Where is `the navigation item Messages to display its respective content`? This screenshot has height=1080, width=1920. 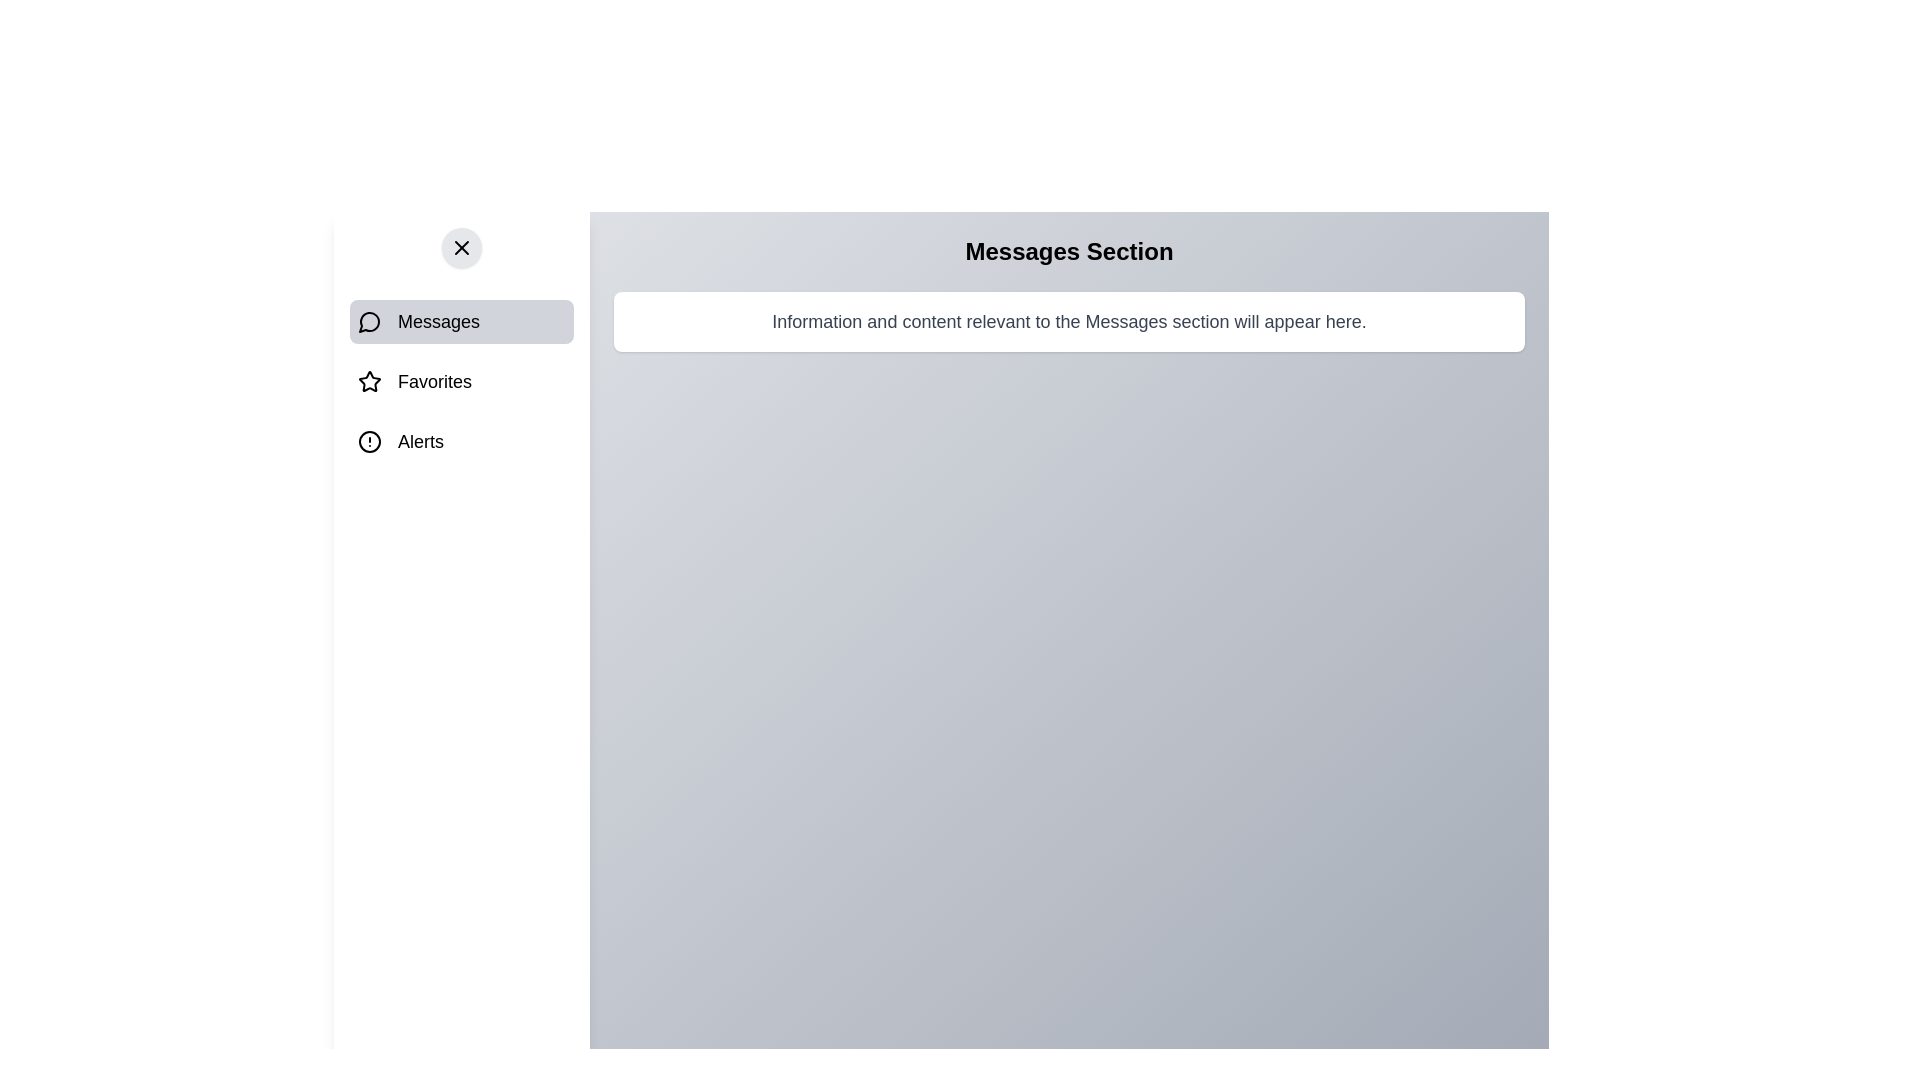 the navigation item Messages to display its respective content is located at coordinates (460, 320).